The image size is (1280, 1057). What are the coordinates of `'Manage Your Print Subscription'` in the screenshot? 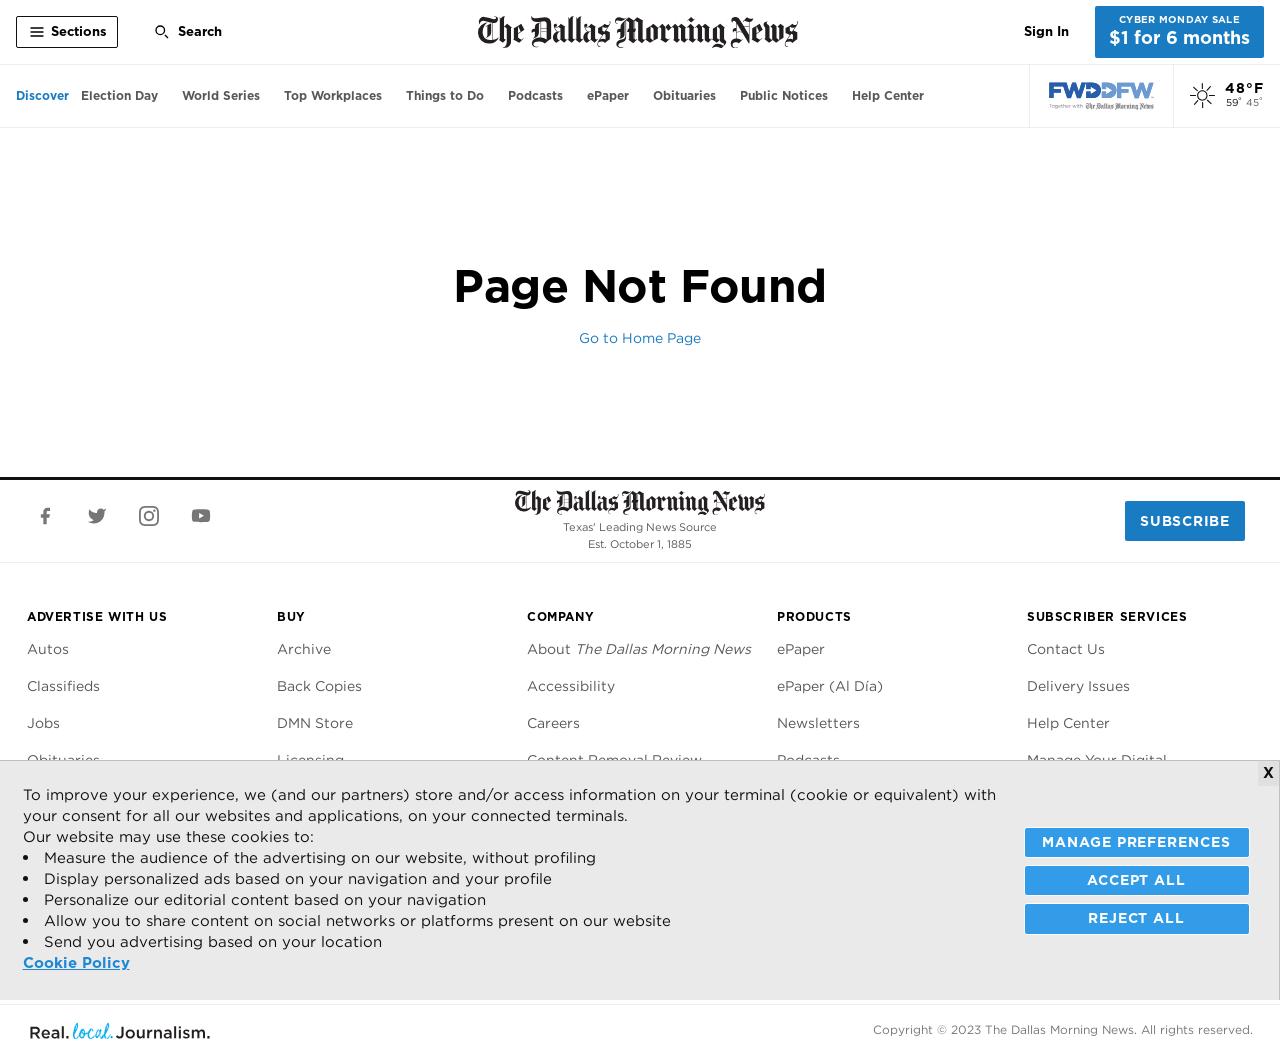 It's located at (1137, 818).